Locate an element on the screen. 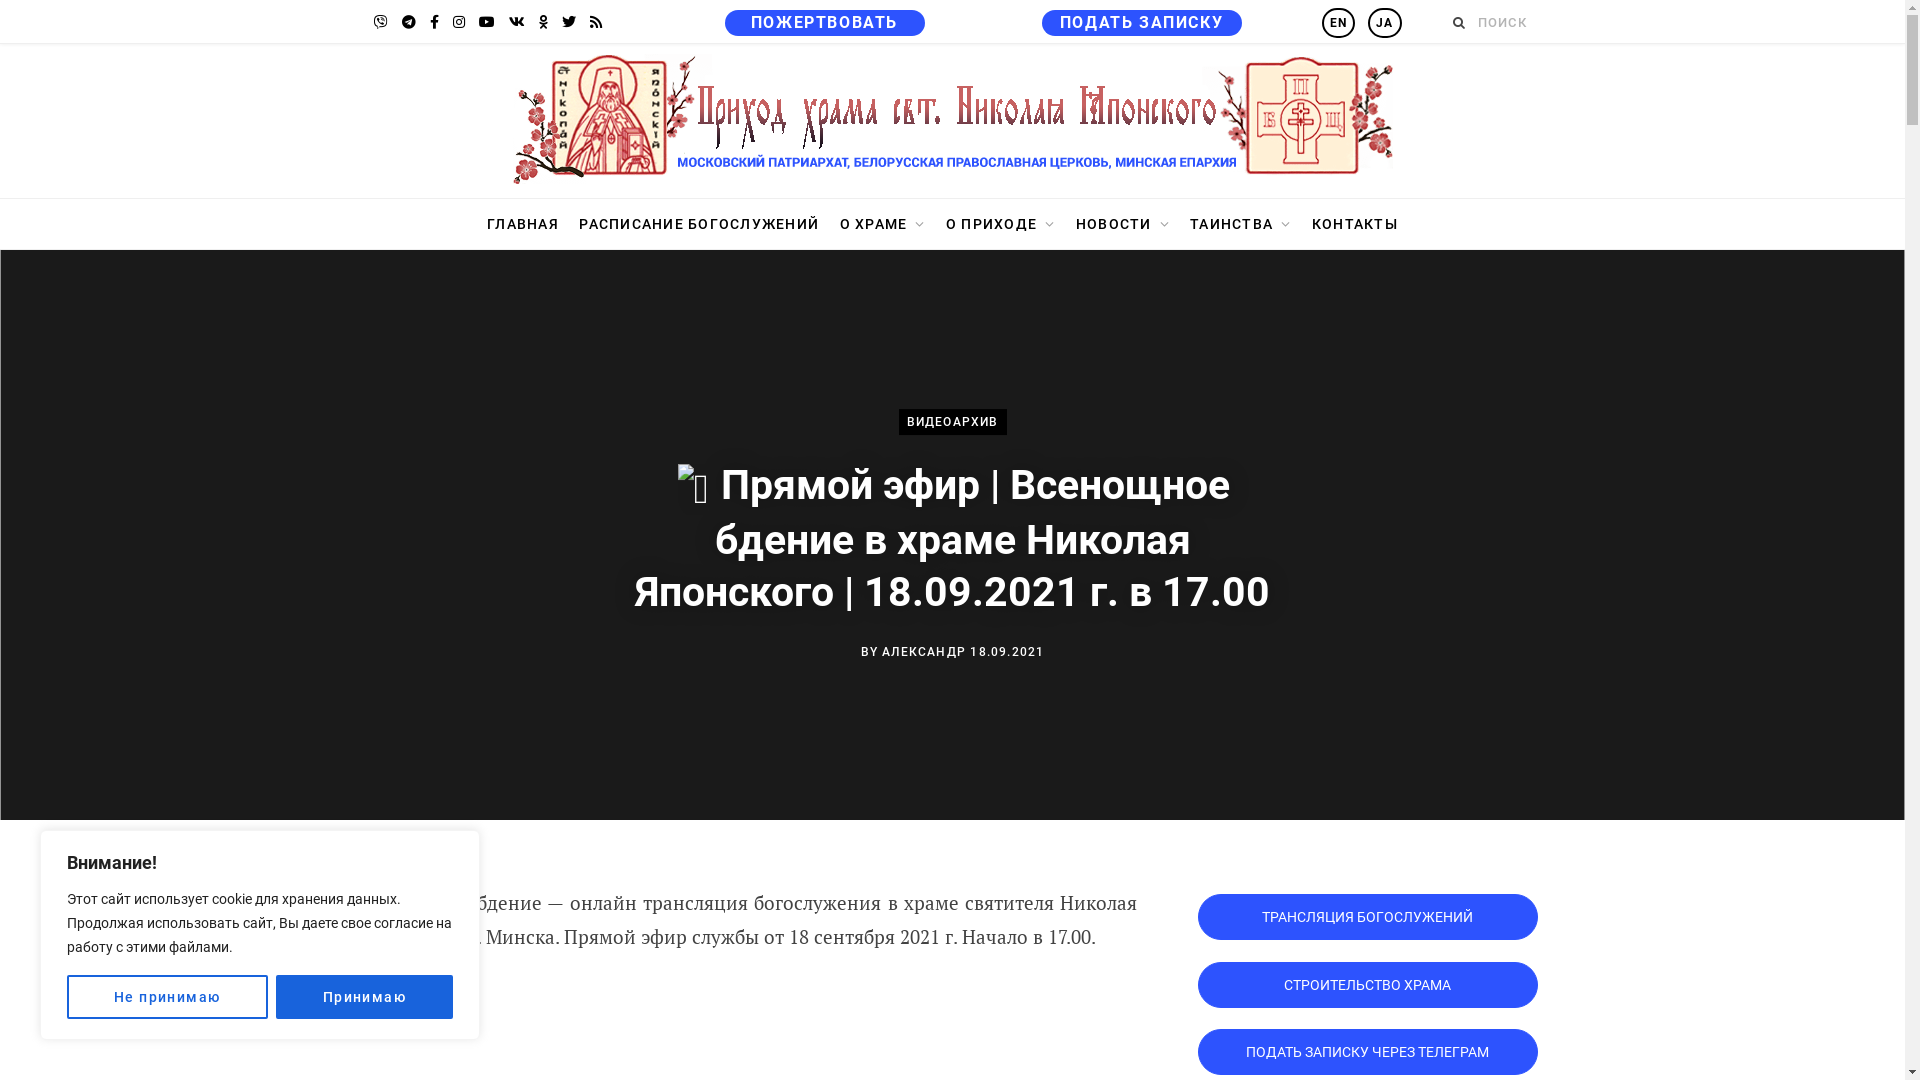 The image size is (1920, 1080). 'RSS' is located at coordinates (594, 22).